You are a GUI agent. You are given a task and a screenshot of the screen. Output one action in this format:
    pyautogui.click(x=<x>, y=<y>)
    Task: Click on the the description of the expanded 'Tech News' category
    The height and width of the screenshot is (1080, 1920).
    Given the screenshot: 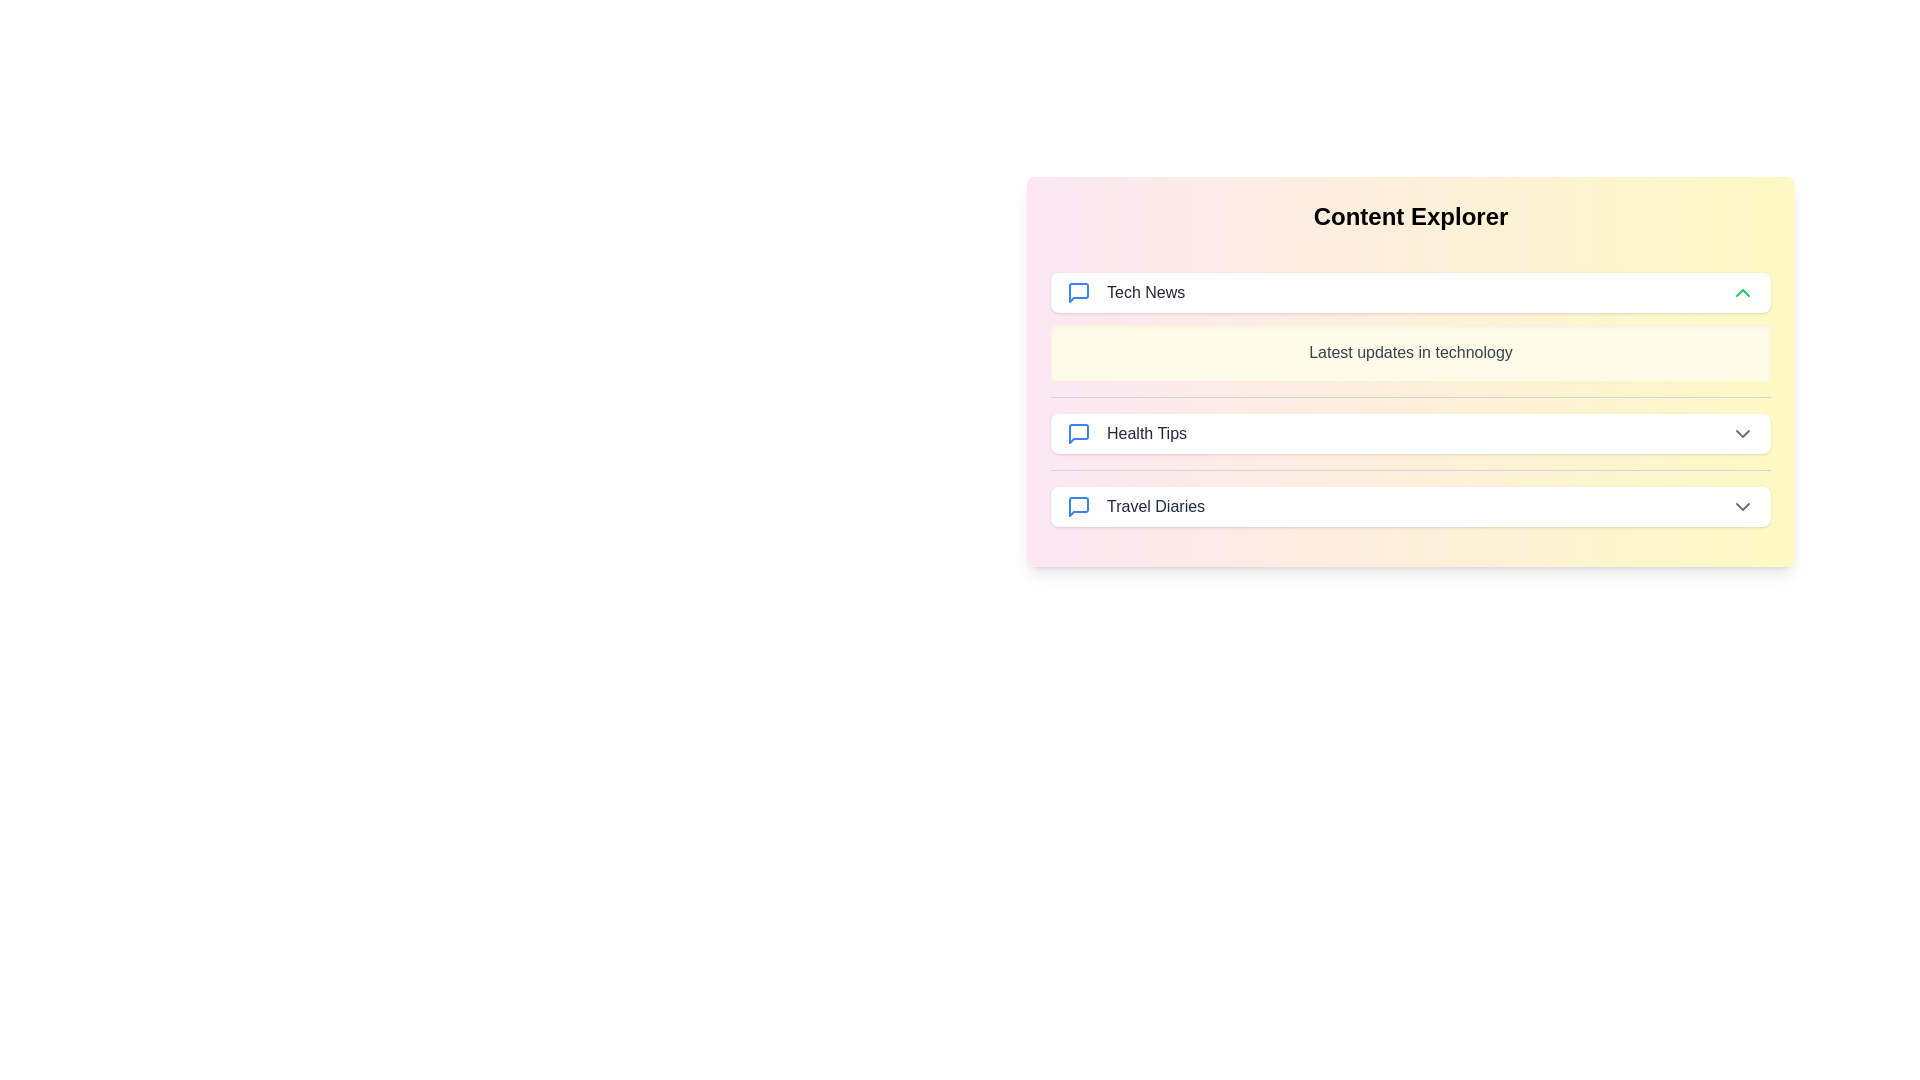 What is the action you would take?
    pyautogui.click(x=1410, y=352)
    